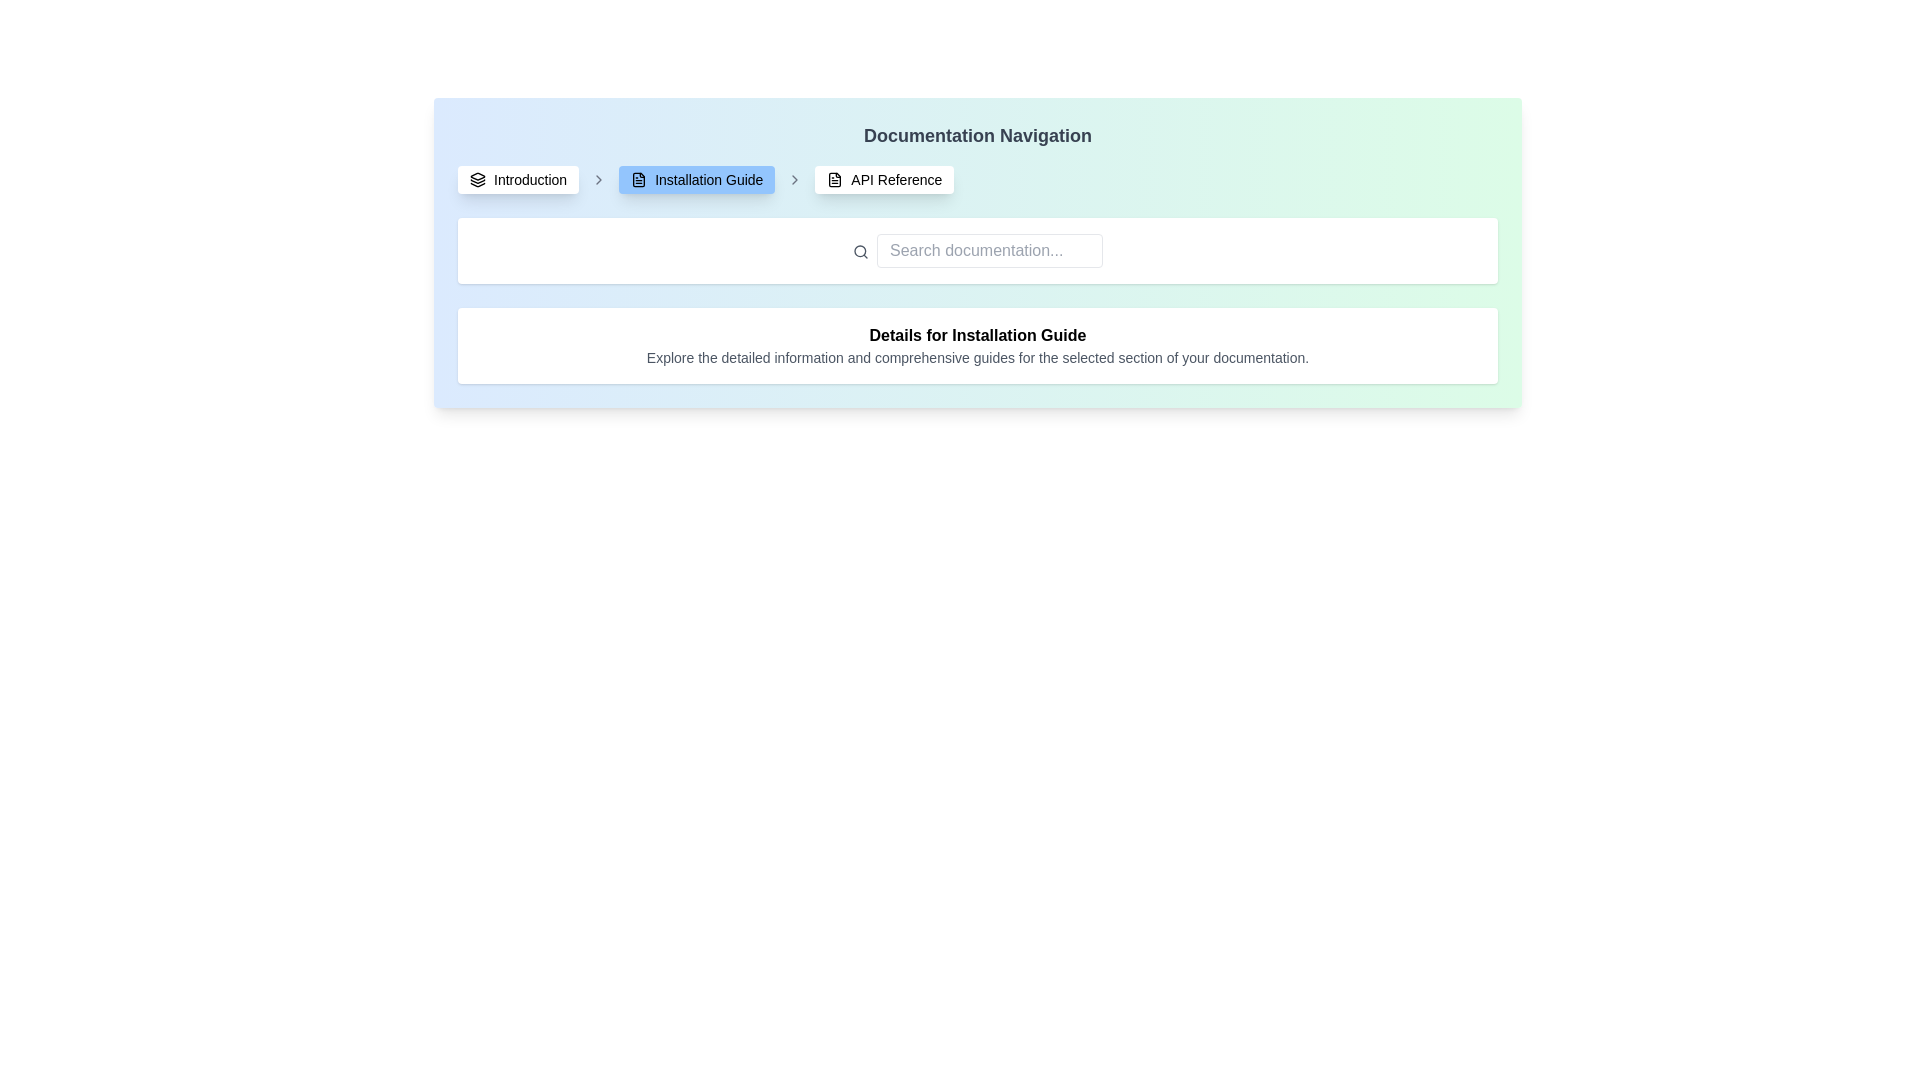 The image size is (1920, 1080). Describe the element at coordinates (835, 180) in the screenshot. I see `the breadcrumb button that contains the API Reference icon` at that location.